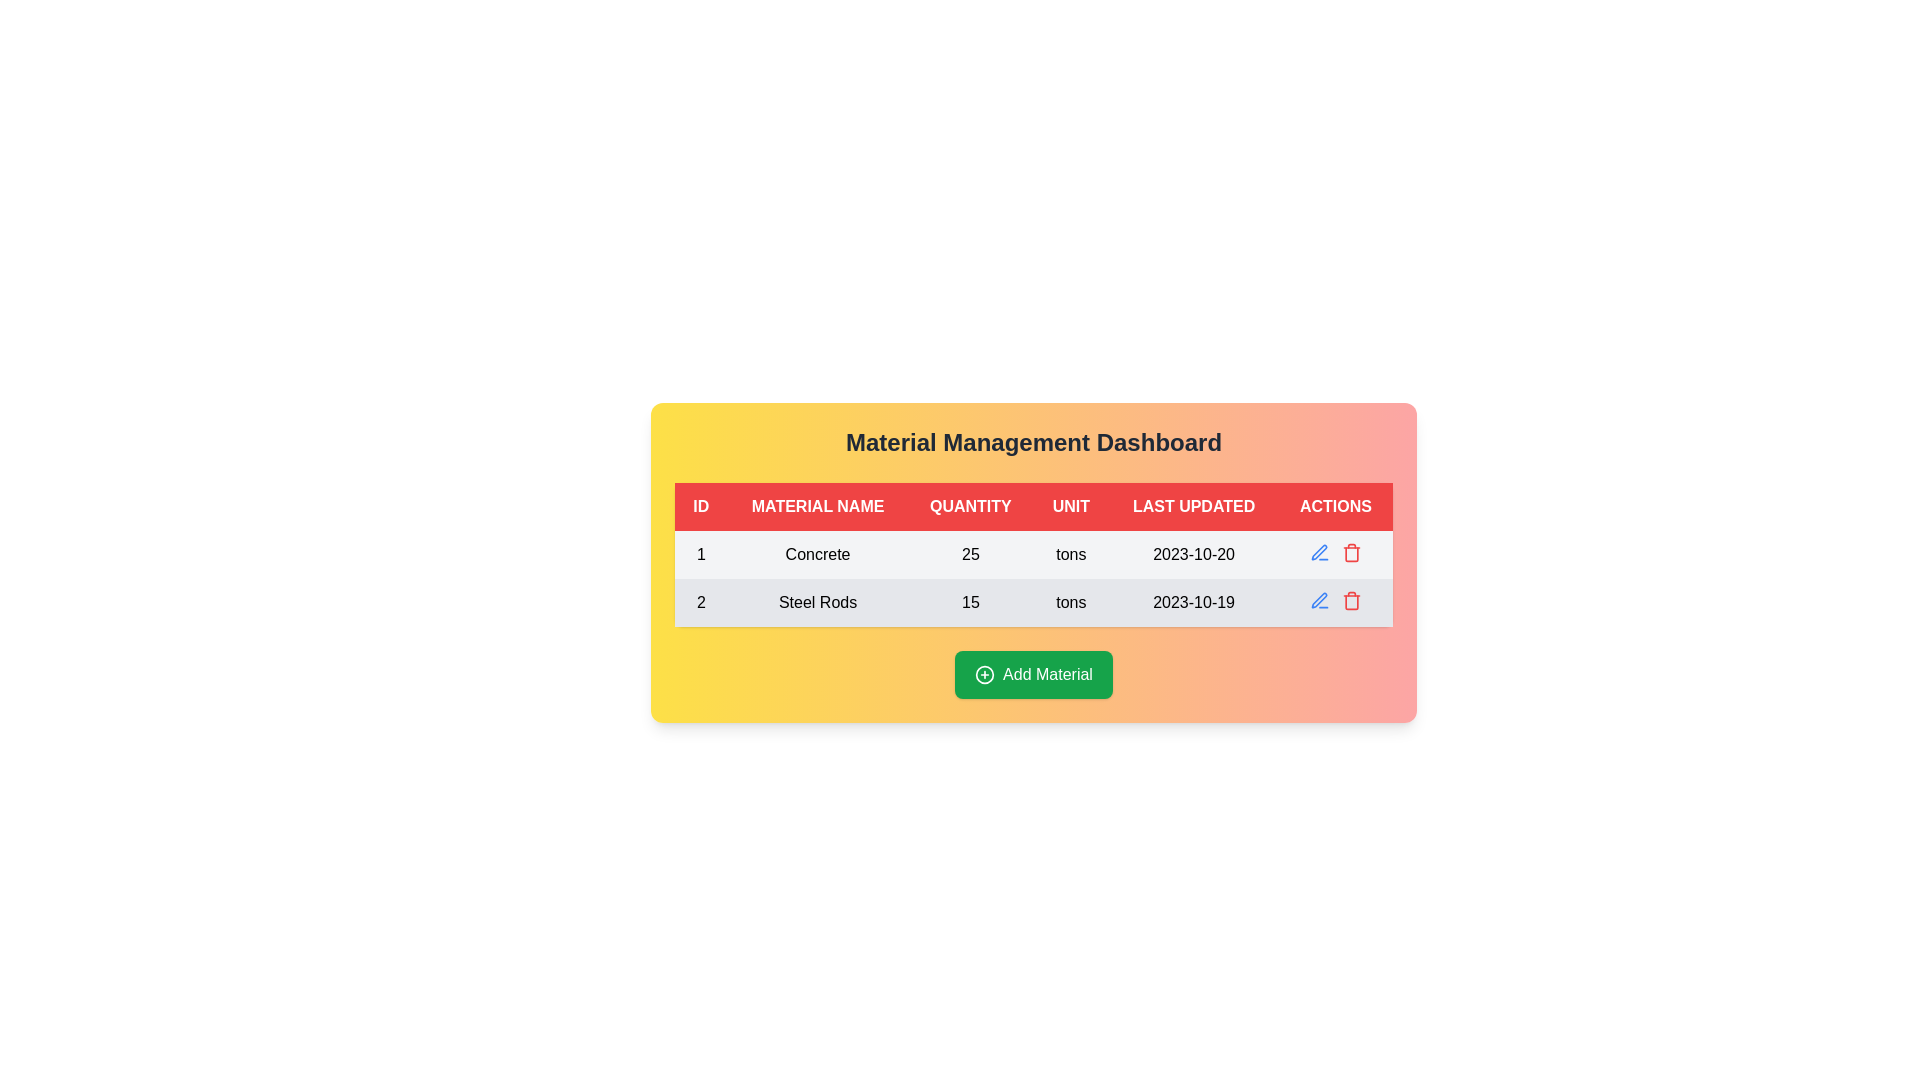  What do you see at coordinates (970, 601) in the screenshot?
I see `the numerical entry displaying '15' in bold black text within the 'QUANTITY' column of the 'Steel Rods' row in the data table` at bounding box center [970, 601].